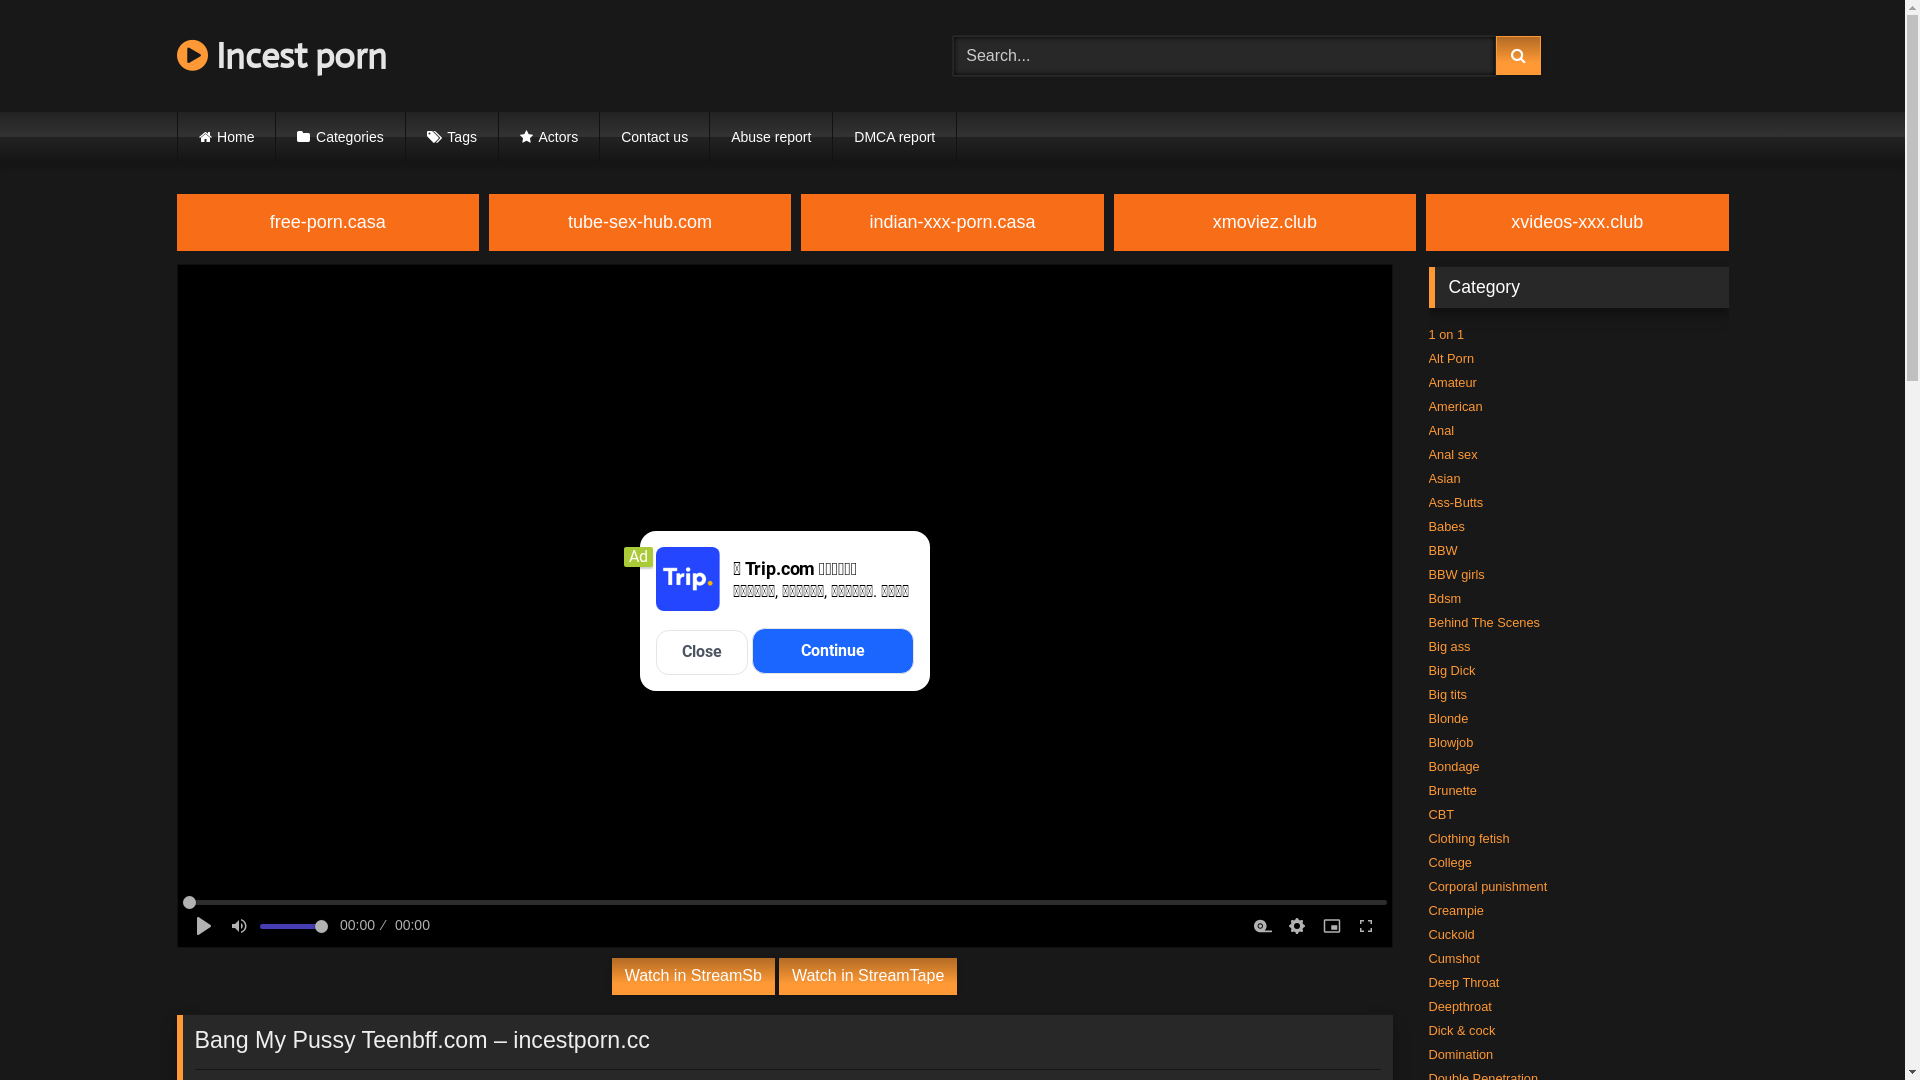 The height and width of the screenshot is (1080, 1920). I want to click on 'CBT', so click(1440, 814).